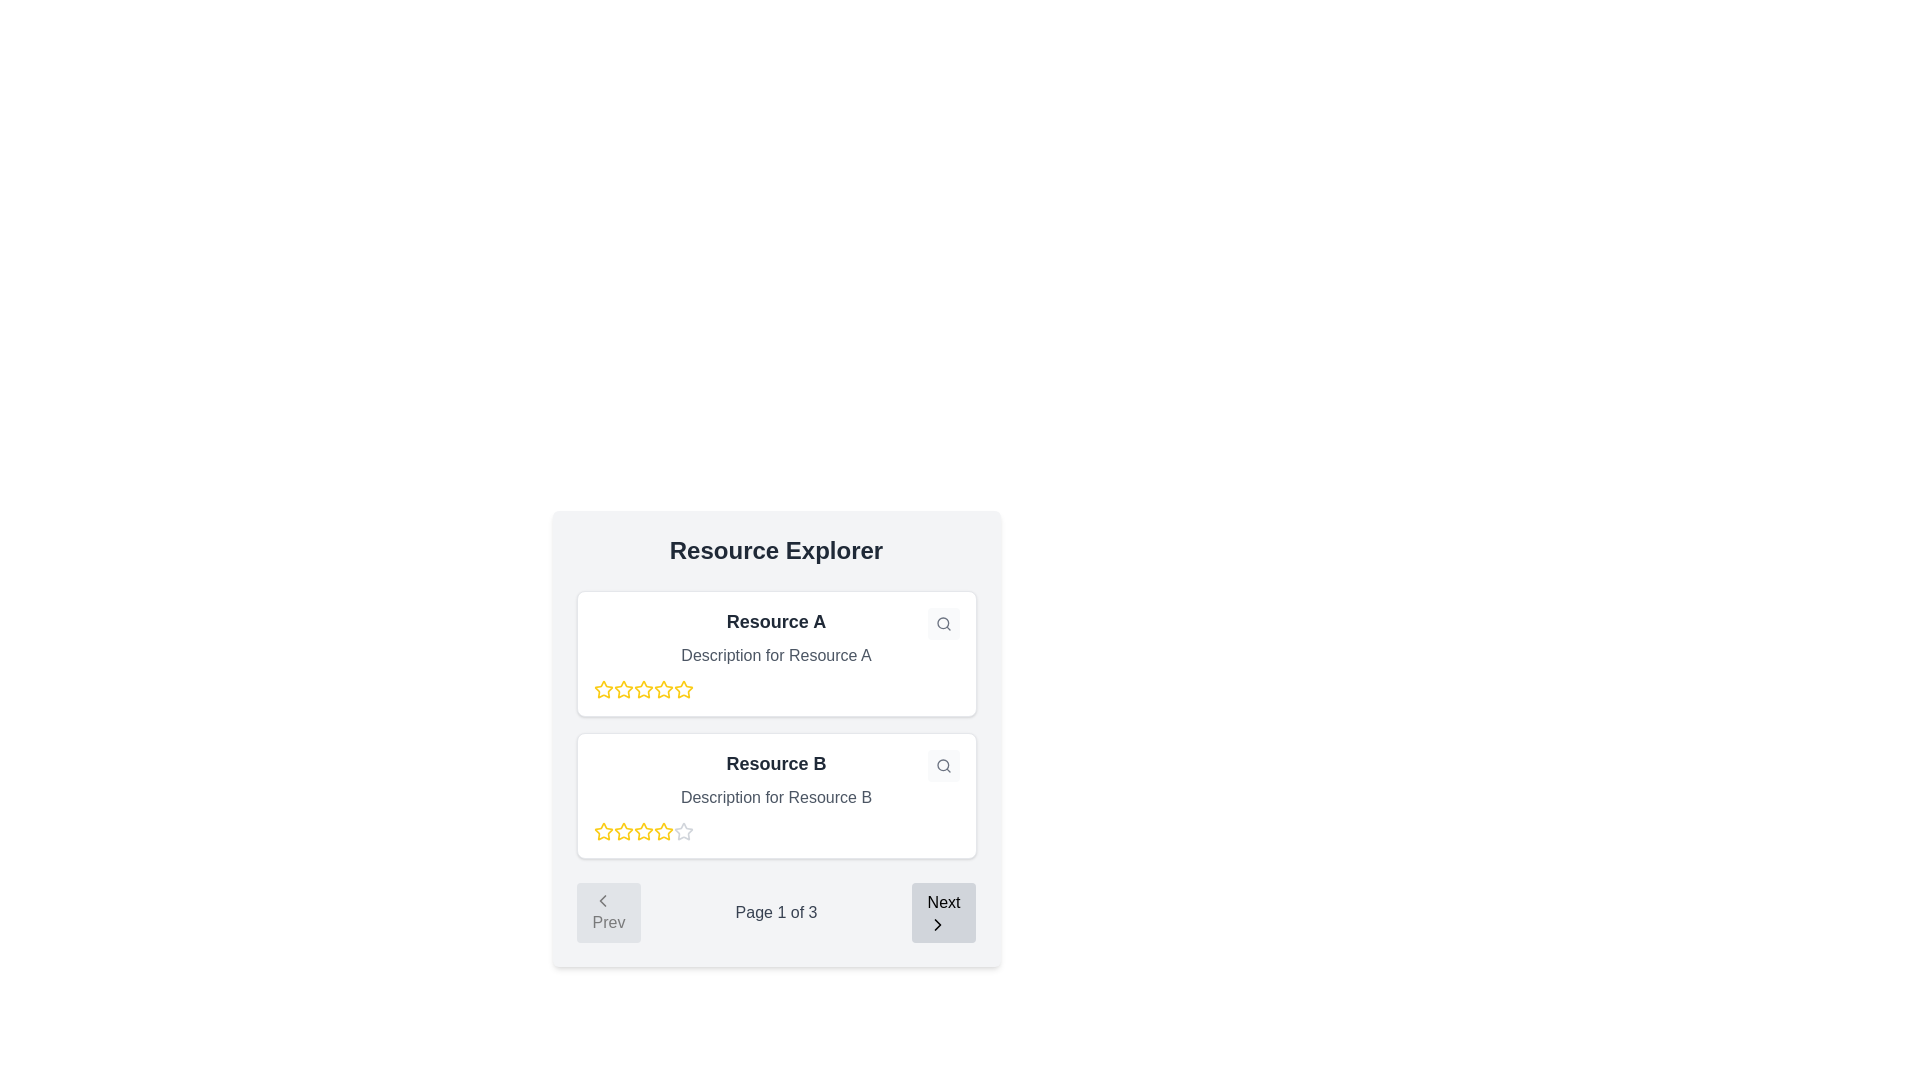 The image size is (1920, 1080). I want to click on the circular graphical element within the magnifying glass icon, so click(941, 765).